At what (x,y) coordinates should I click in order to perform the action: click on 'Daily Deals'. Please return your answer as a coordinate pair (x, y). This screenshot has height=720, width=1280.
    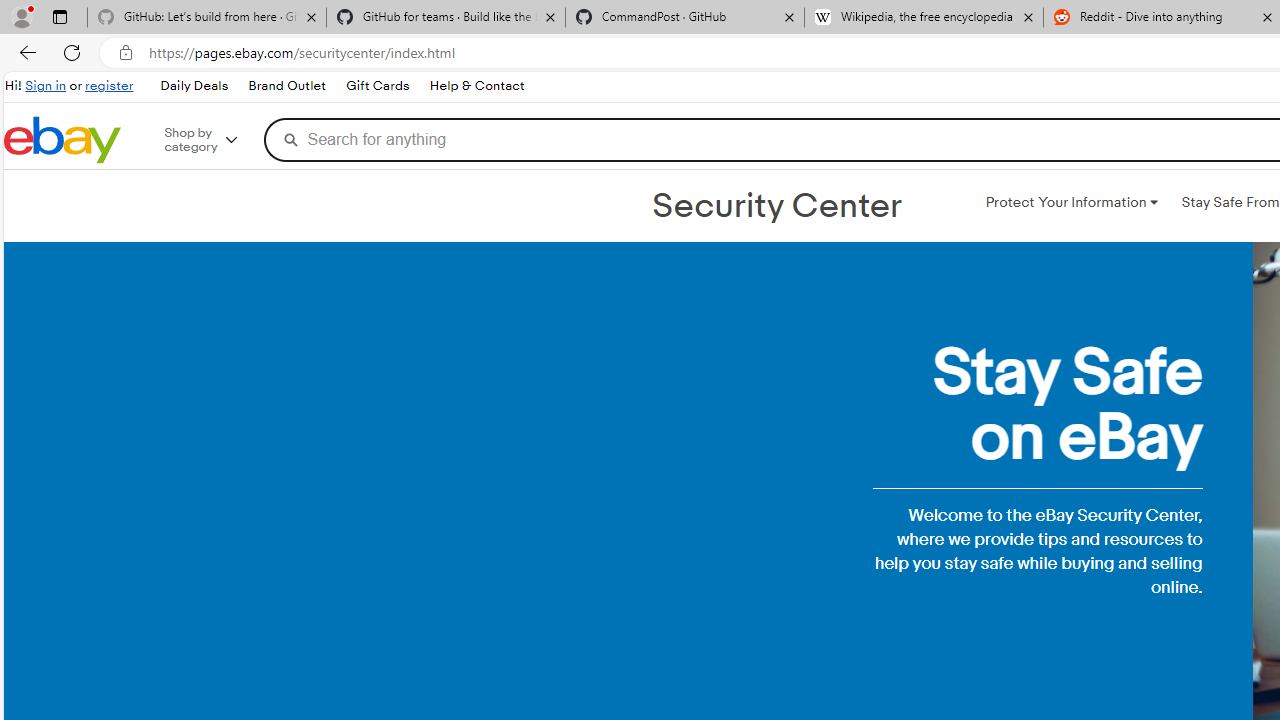
    Looking at the image, I should click on (194, 86).